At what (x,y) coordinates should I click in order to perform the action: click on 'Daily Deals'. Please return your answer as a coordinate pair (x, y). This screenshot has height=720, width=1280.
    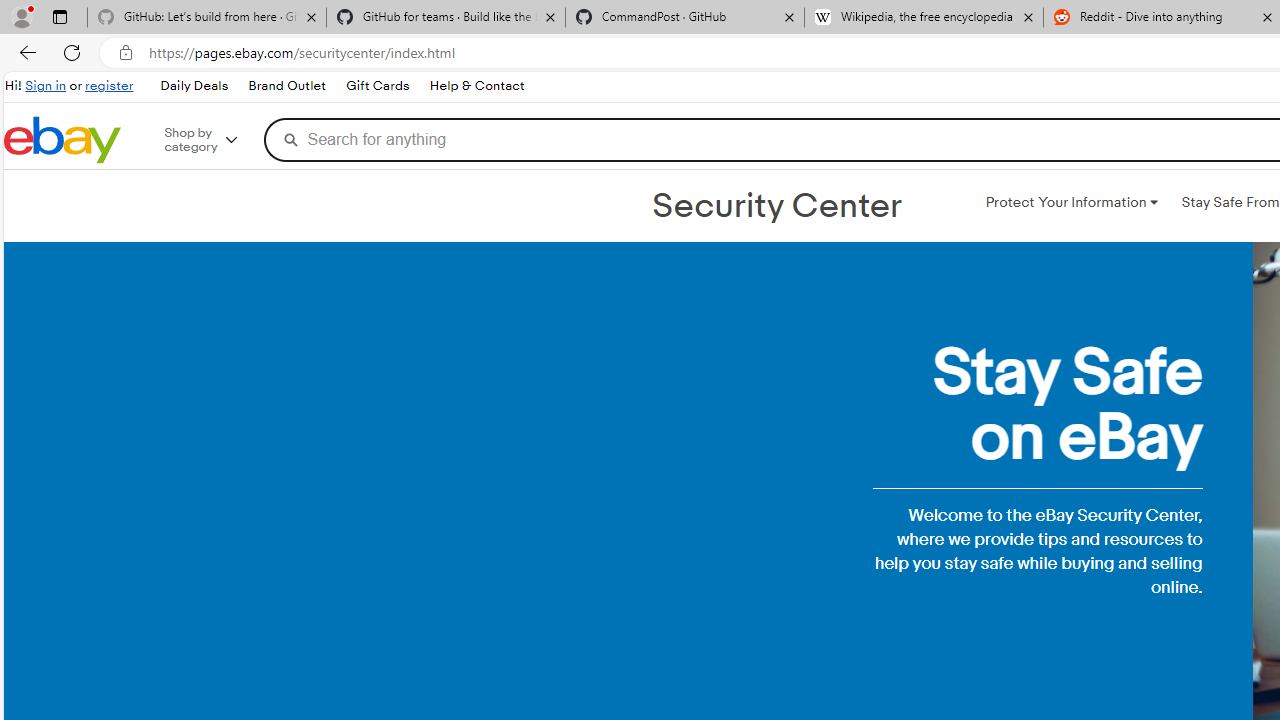
    Looking at the image, I should click on (194, 86).